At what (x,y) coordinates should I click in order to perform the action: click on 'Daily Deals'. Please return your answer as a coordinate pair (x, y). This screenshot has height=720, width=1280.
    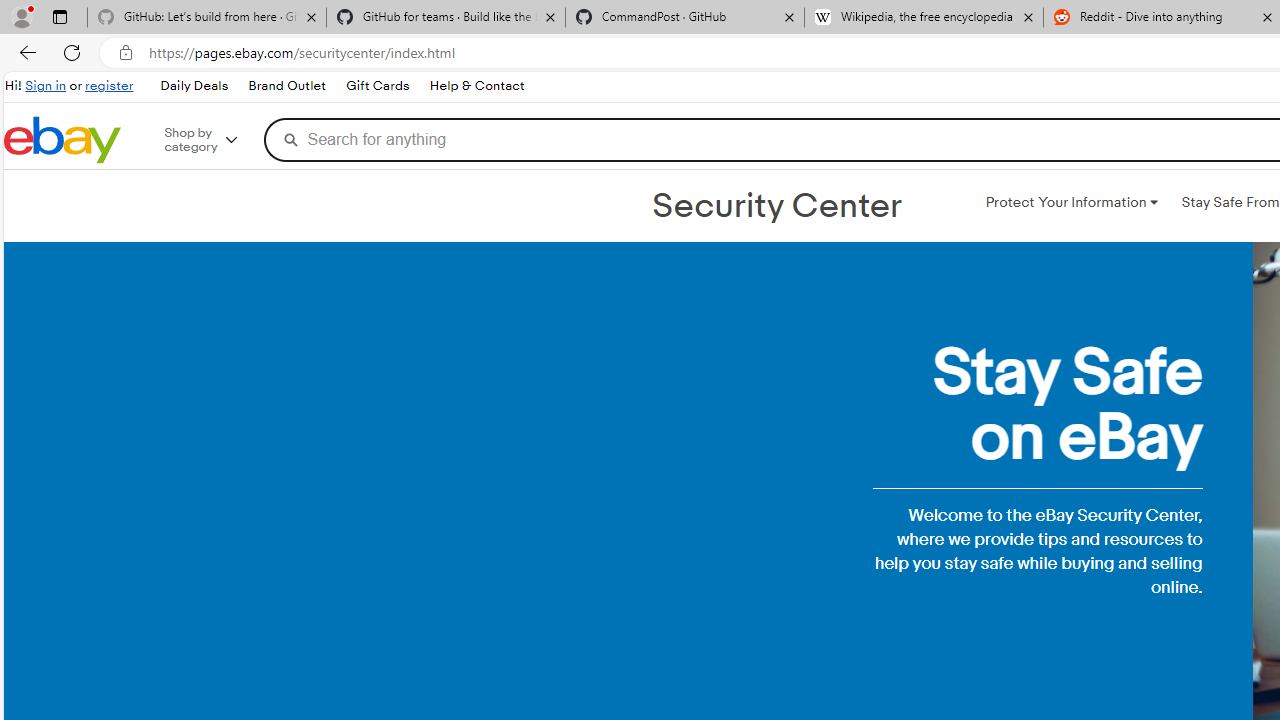
    Looking at the image, I should click on (194, 86).